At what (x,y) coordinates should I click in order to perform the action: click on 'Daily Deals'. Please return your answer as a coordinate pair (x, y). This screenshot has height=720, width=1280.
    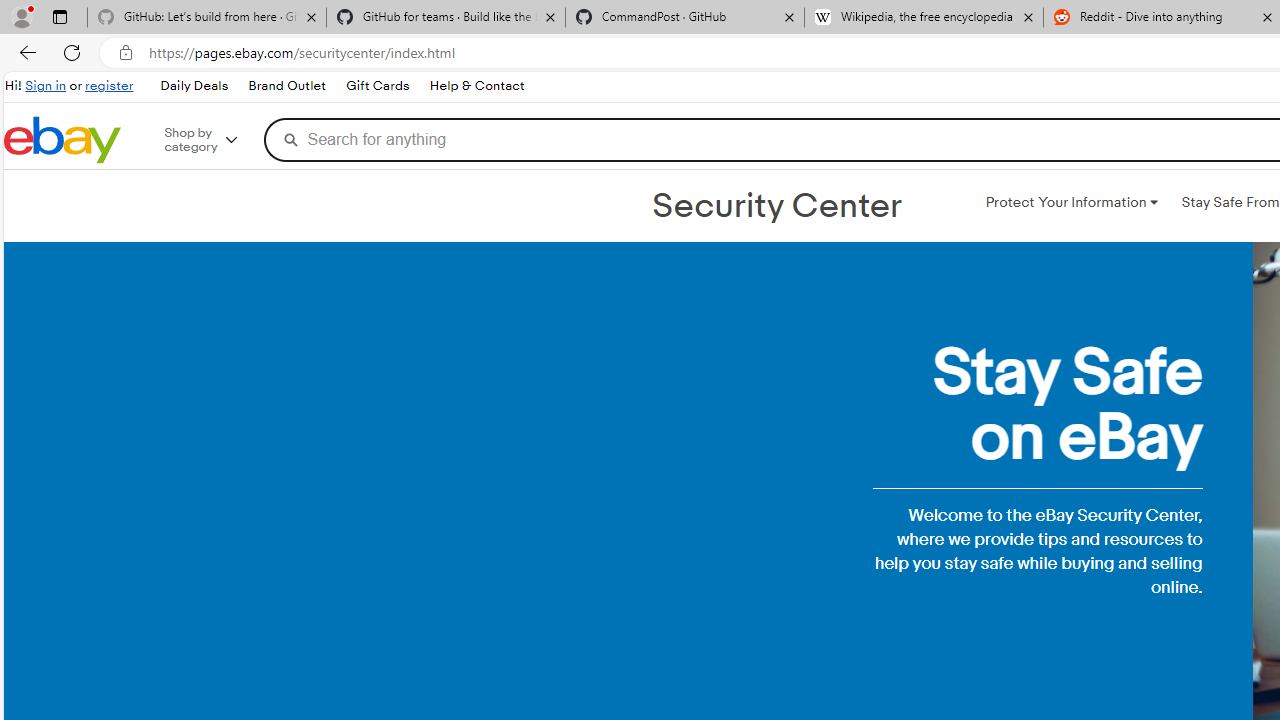
    Looking at the image, I should click on (194, 86).